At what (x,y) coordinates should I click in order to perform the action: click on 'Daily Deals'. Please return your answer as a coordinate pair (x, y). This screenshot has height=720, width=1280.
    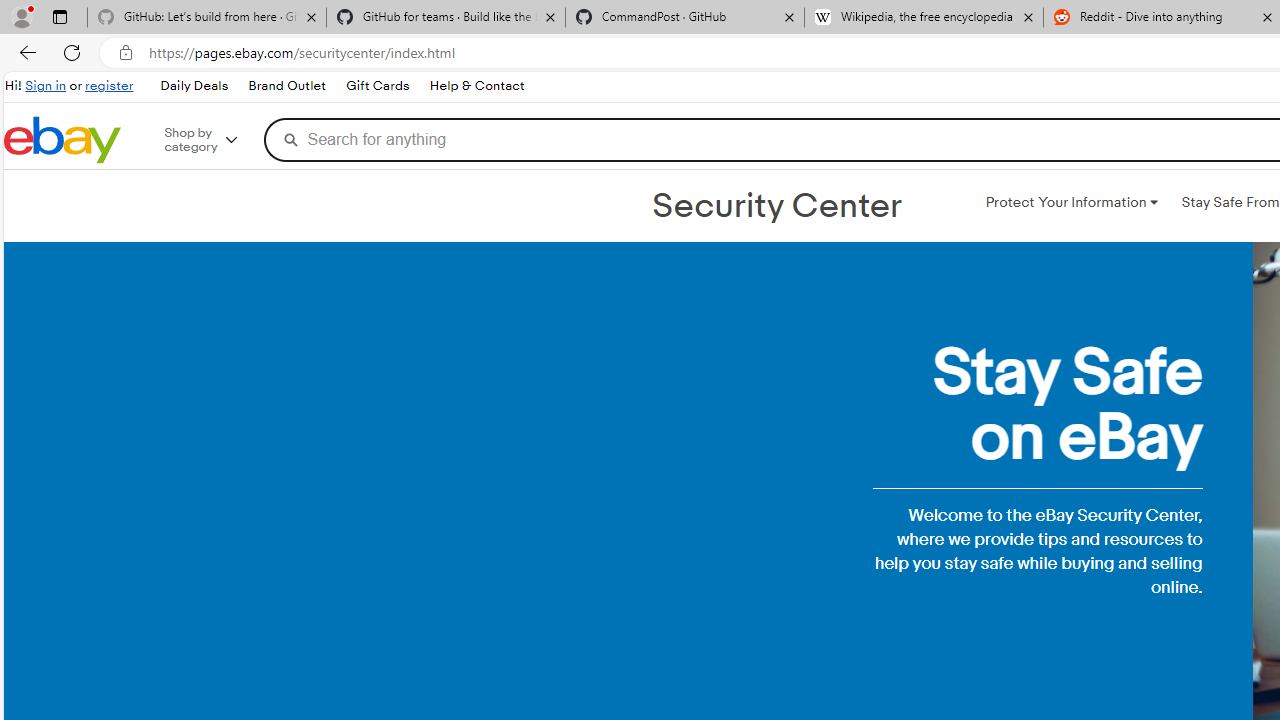
    Looking at the image, I should click on (194, 86).